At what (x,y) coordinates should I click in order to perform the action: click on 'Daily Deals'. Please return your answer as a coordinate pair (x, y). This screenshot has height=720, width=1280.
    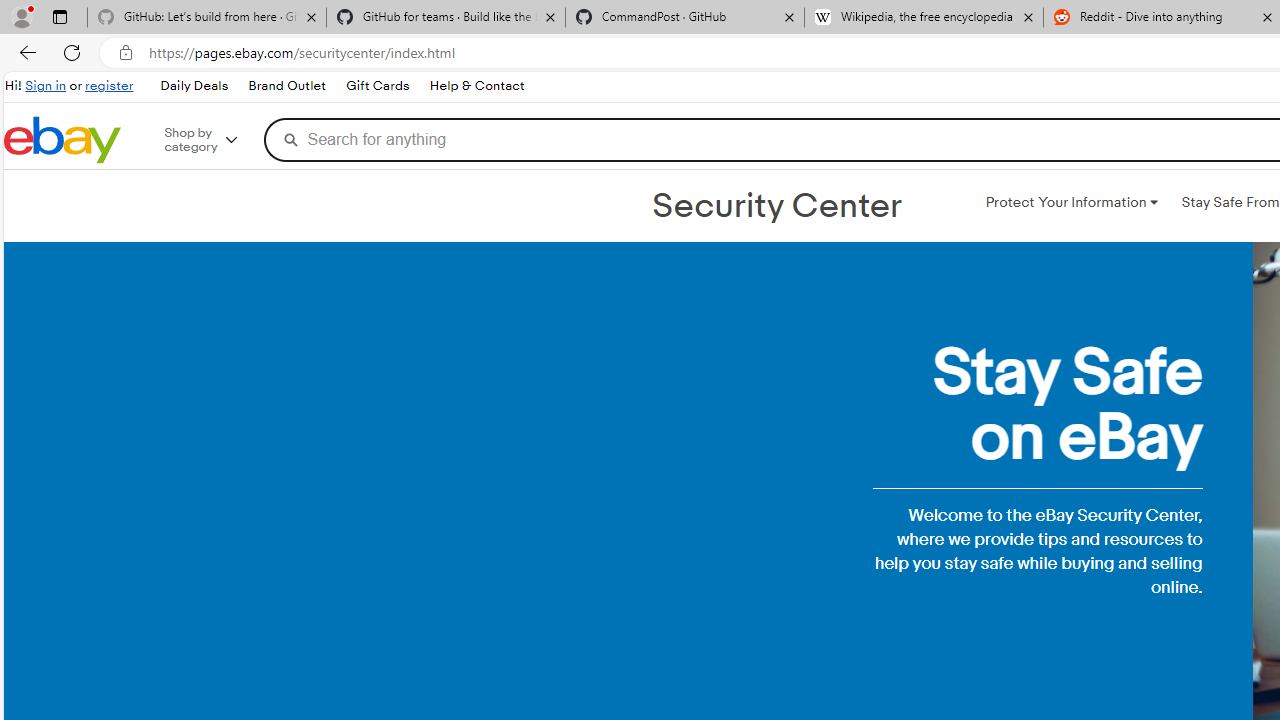
    Looking at the image, I should click on (194, 86).